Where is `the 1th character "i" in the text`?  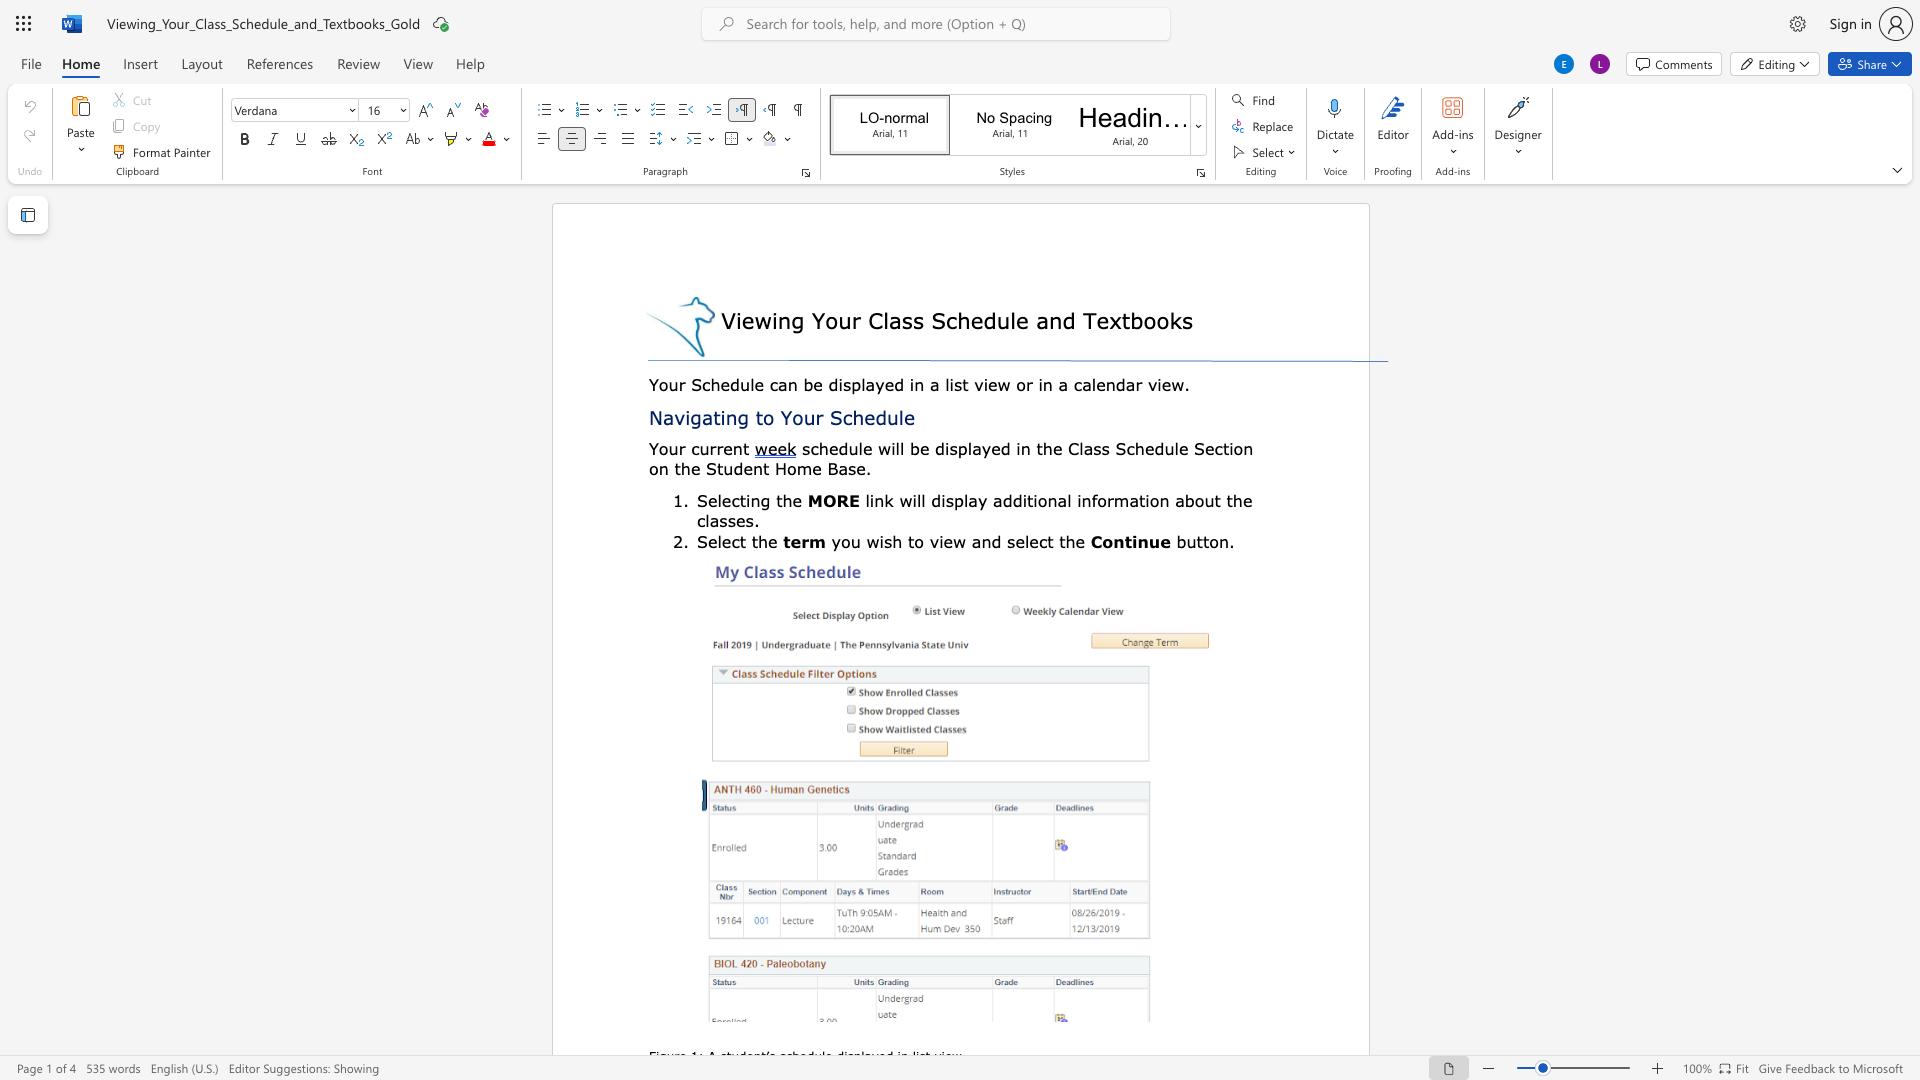
the 1th character "i" in the text is located at coordinates (687, 416).